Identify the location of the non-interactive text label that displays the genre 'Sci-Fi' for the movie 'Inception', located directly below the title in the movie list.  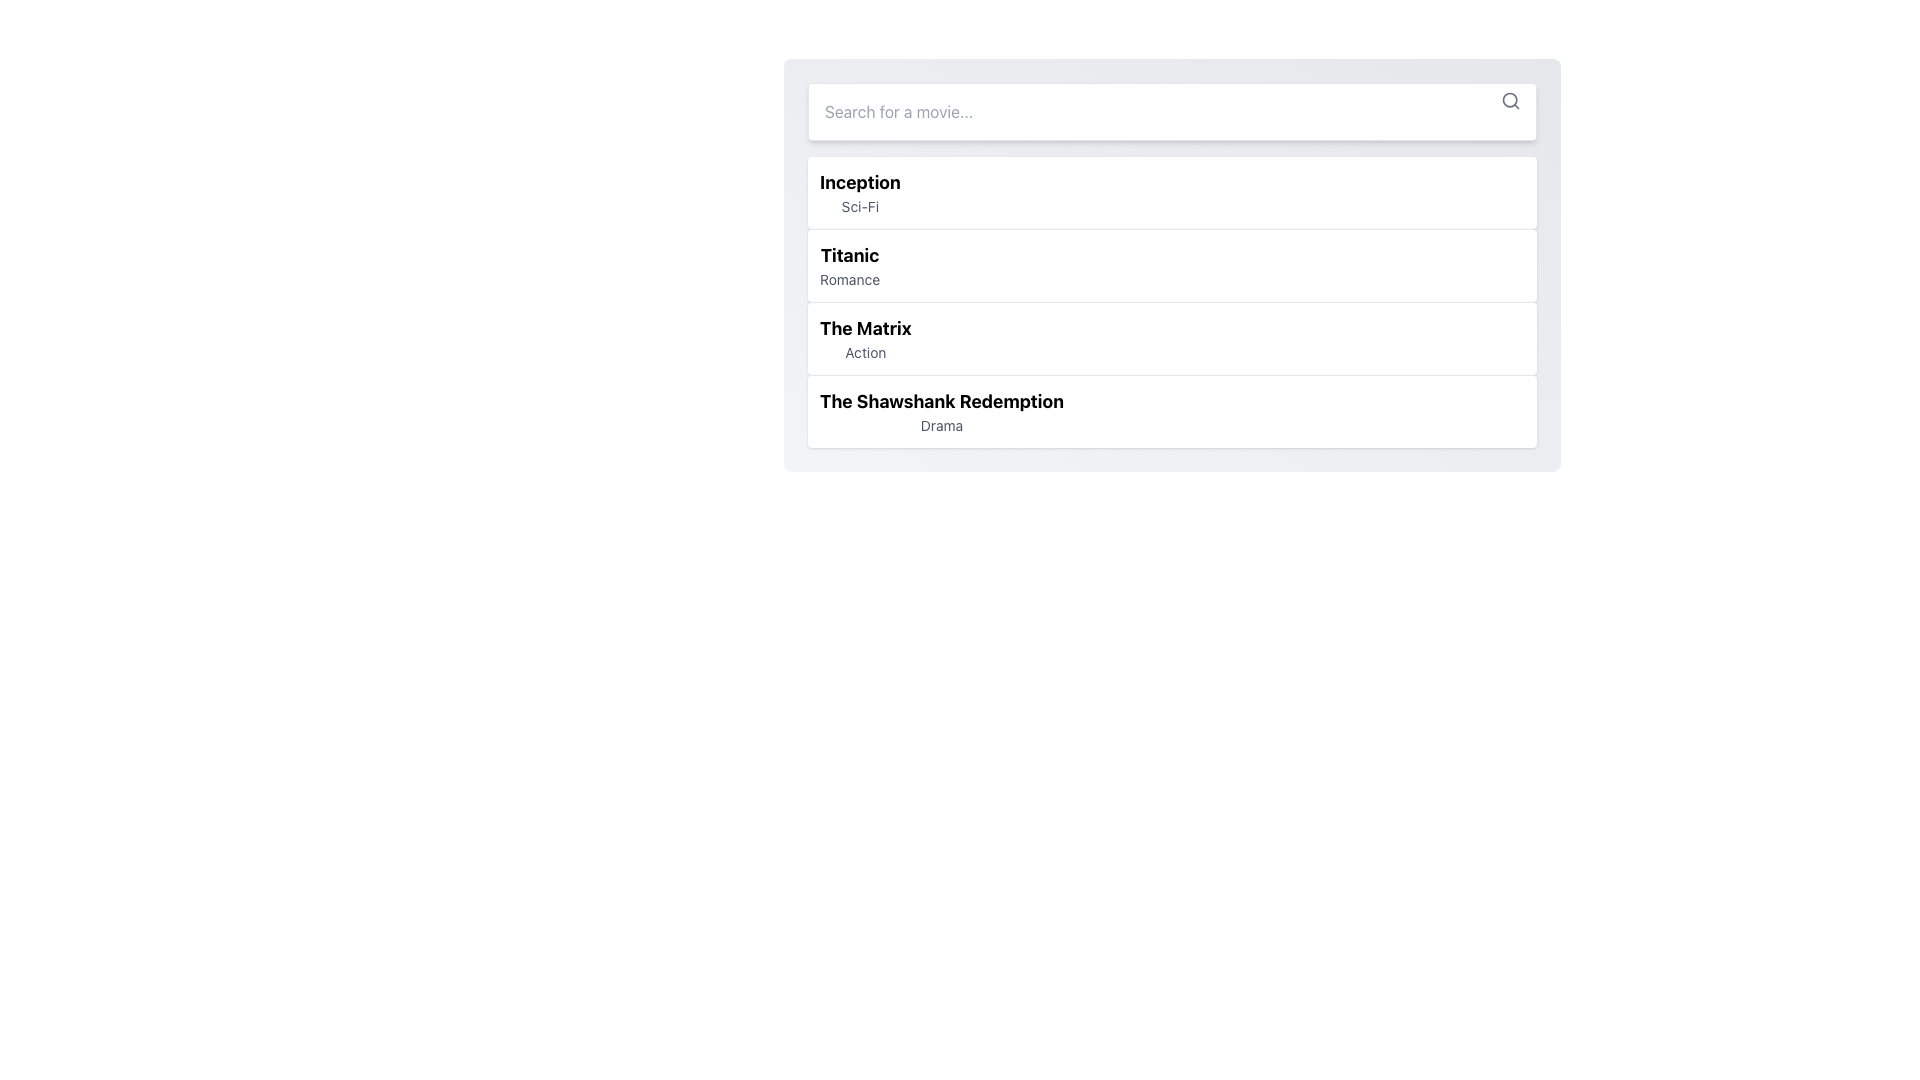
(860, 207).